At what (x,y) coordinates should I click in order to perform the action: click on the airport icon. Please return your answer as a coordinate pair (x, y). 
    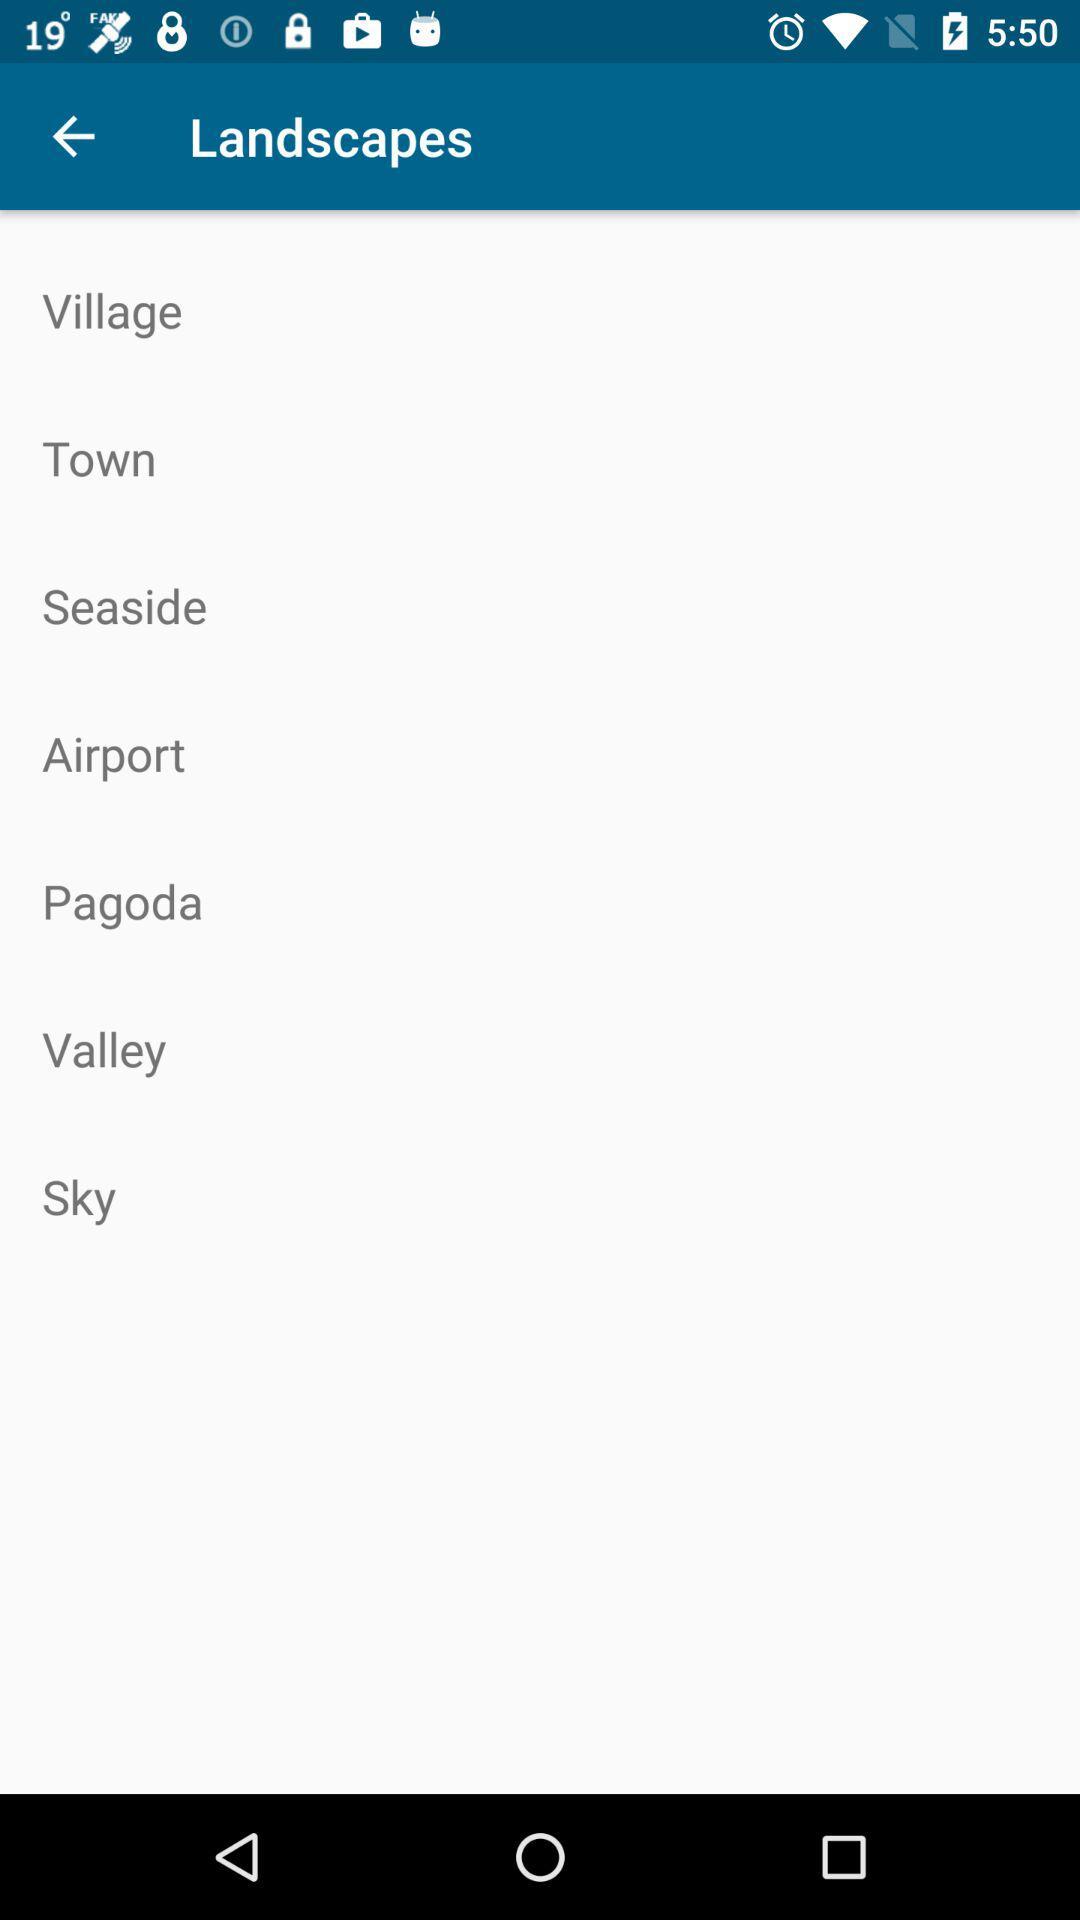
    Looking at the image, I should click on (540, 752).